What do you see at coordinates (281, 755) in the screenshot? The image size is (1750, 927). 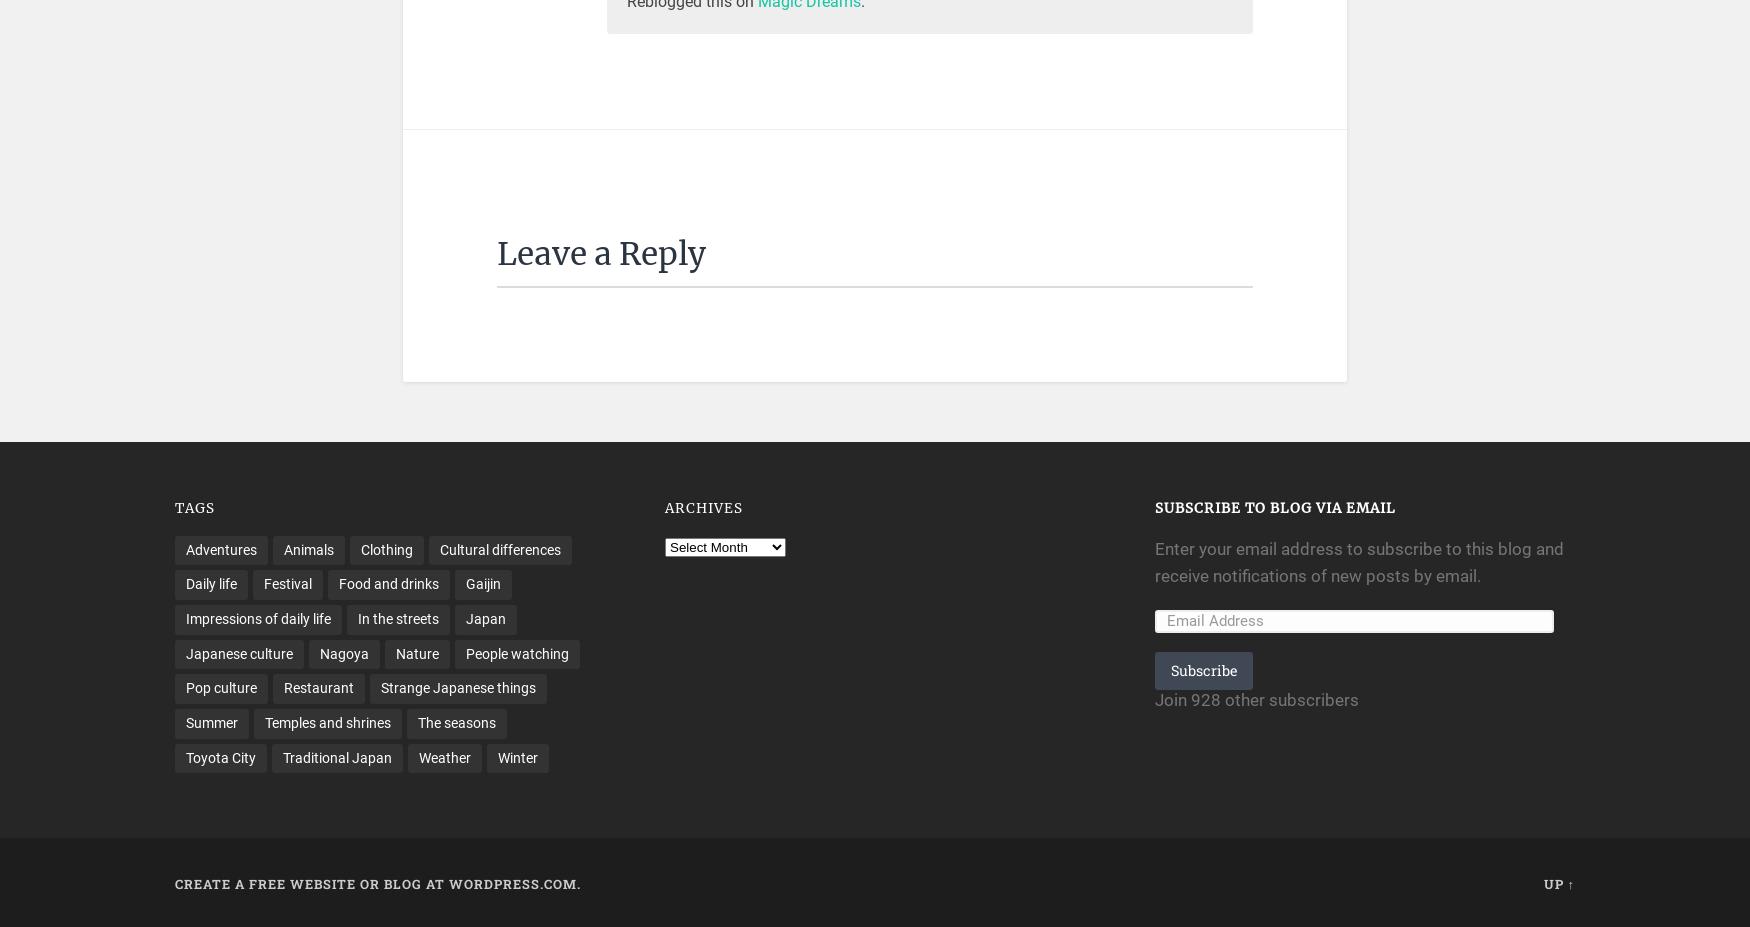 I see `'Traditional Japan'` at bounding box center [281, 755].